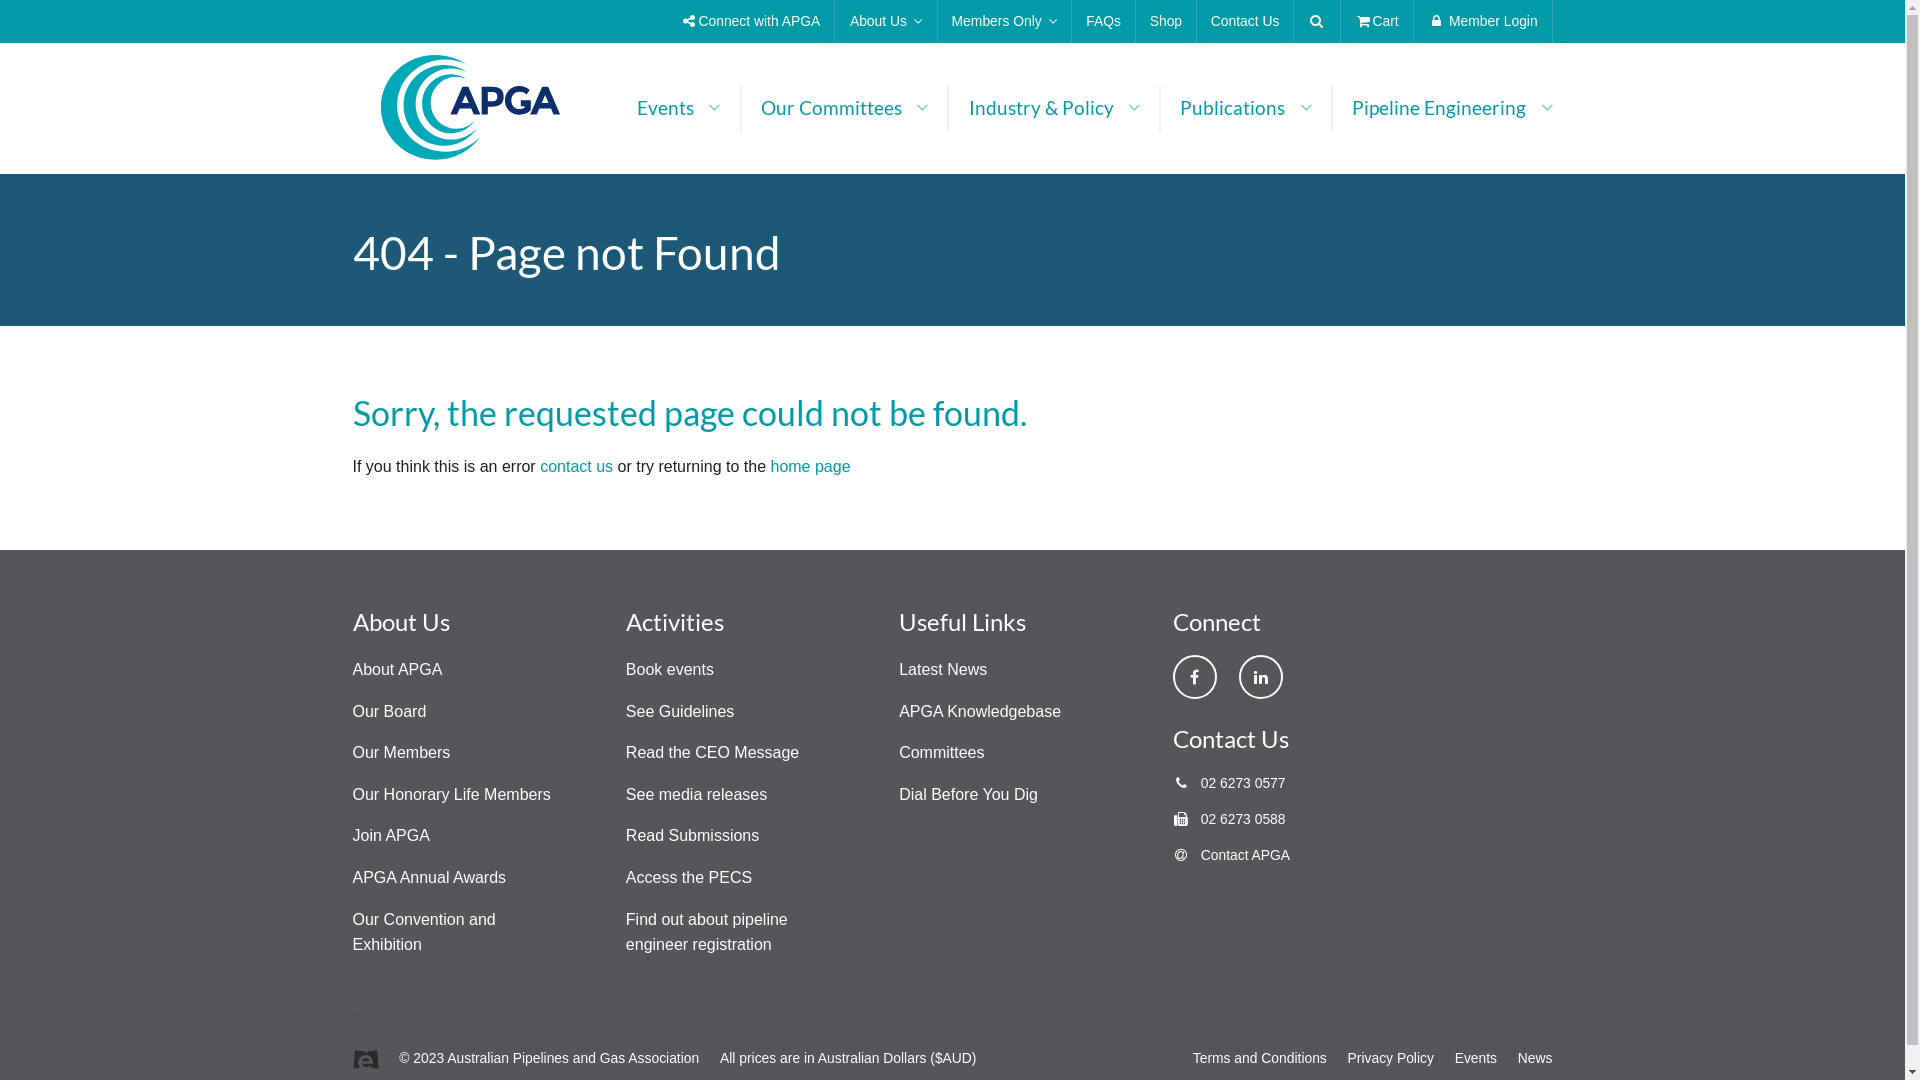  What do you see at coordinates (1258, 1056) in the screenshot?
I see `'Terms and Conditions'` at bounding box center [1258, 1056].